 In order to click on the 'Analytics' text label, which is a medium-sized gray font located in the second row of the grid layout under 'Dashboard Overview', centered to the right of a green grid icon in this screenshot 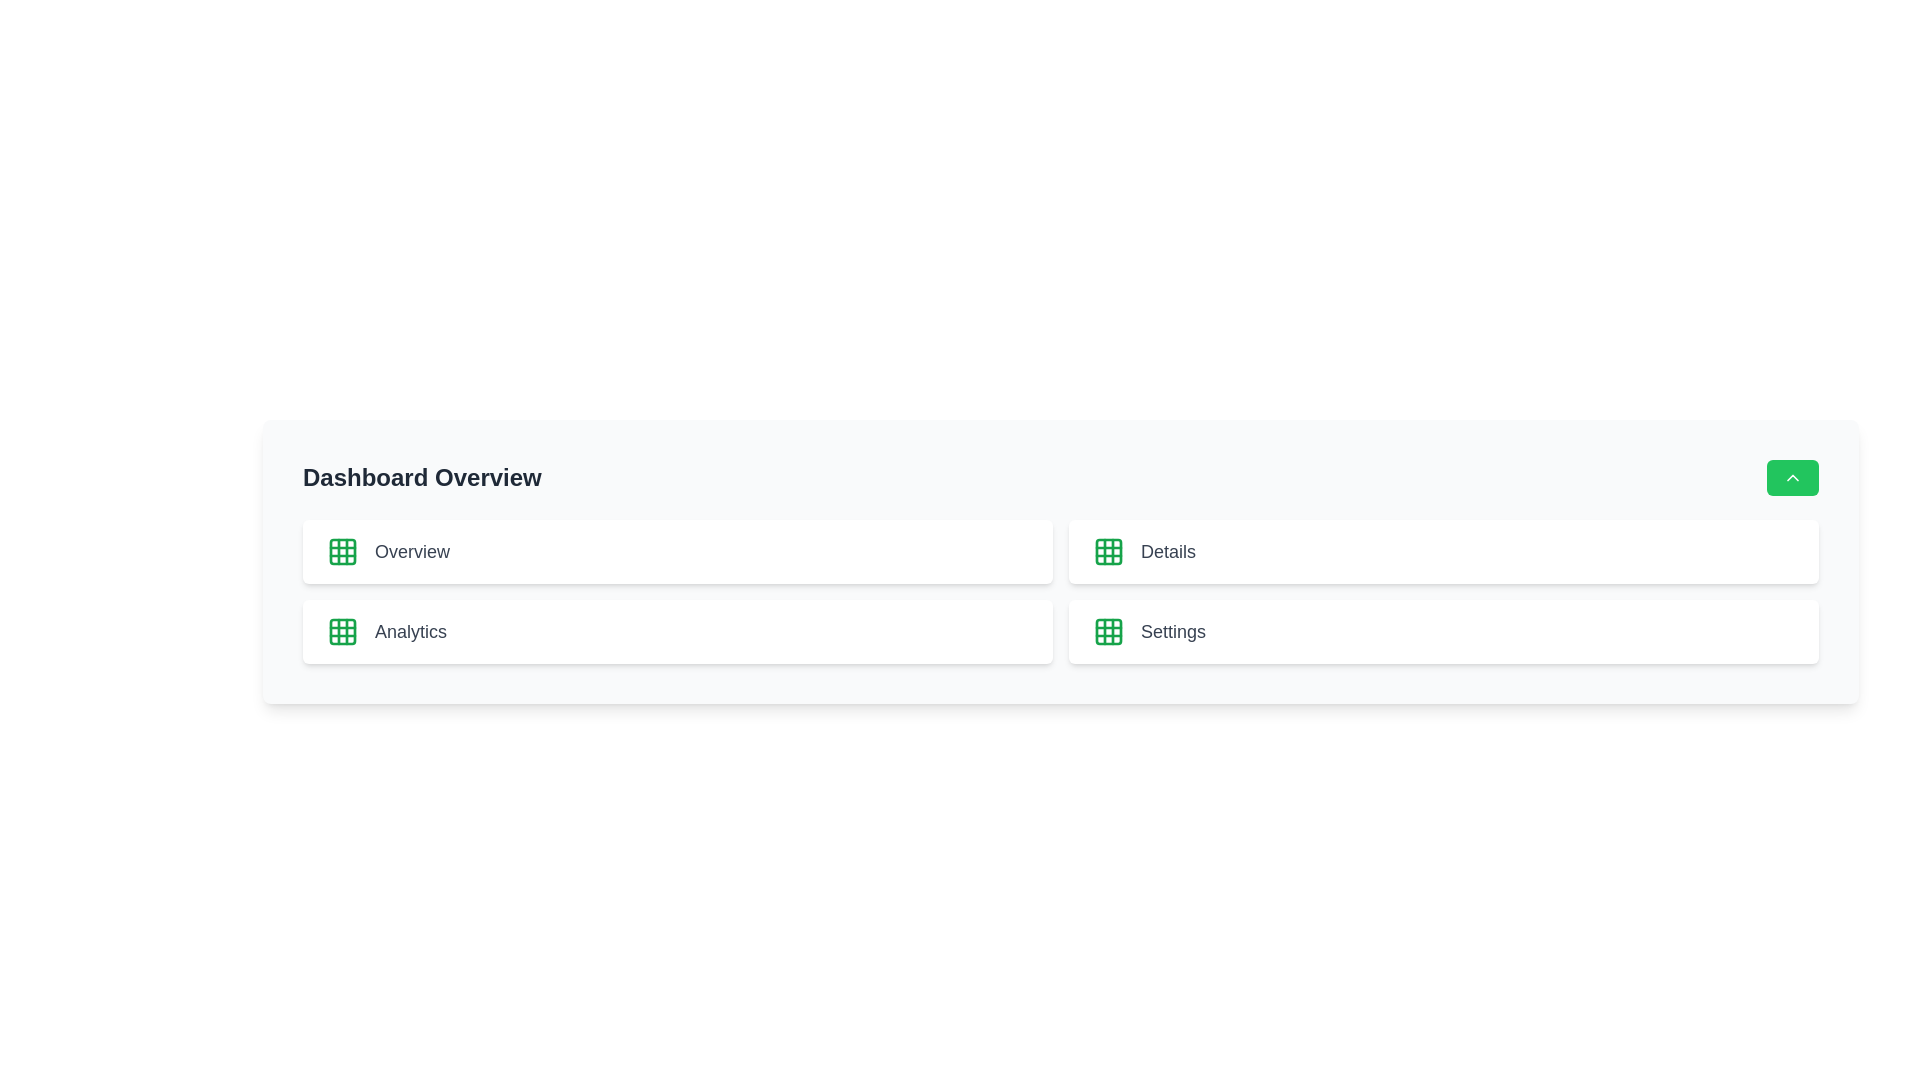, I will do `click(410, 632)`.